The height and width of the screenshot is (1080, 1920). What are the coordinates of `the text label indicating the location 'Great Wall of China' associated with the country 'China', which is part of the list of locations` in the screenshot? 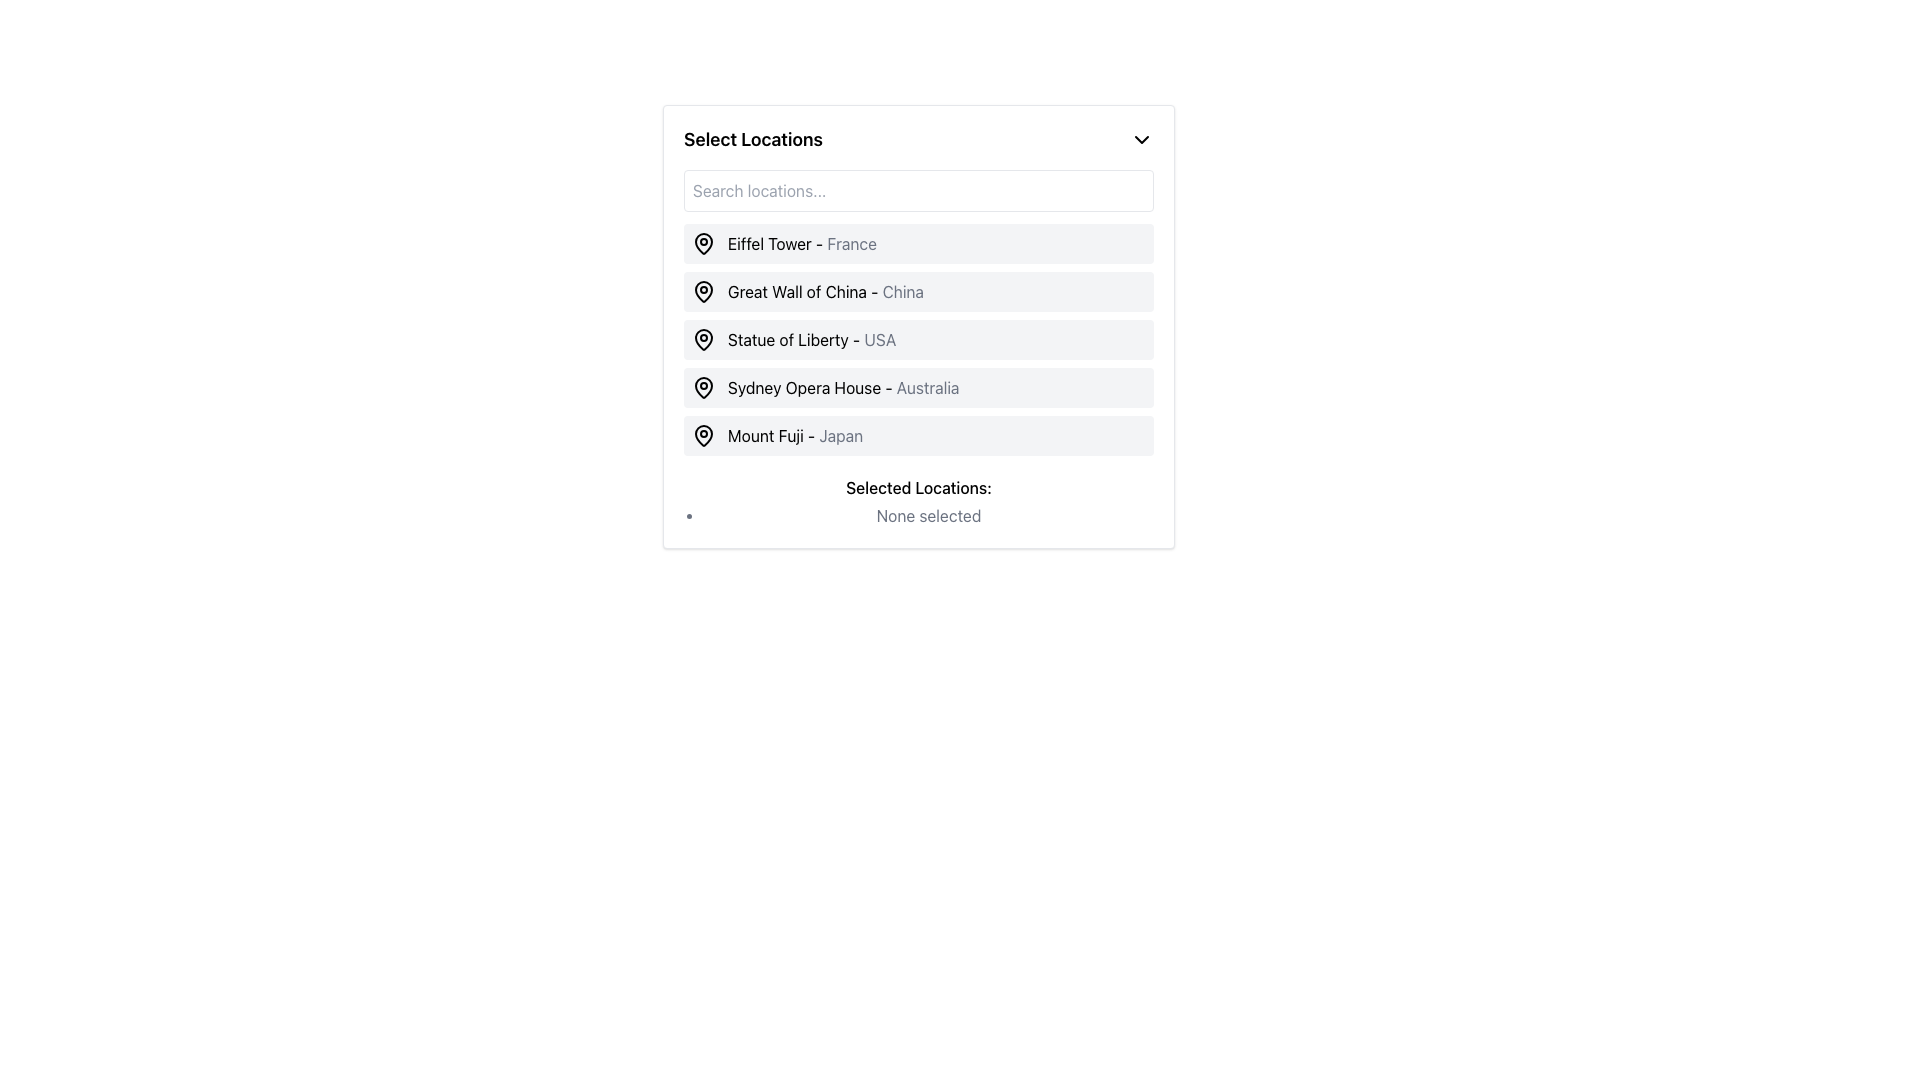 It's located at (902, 292).